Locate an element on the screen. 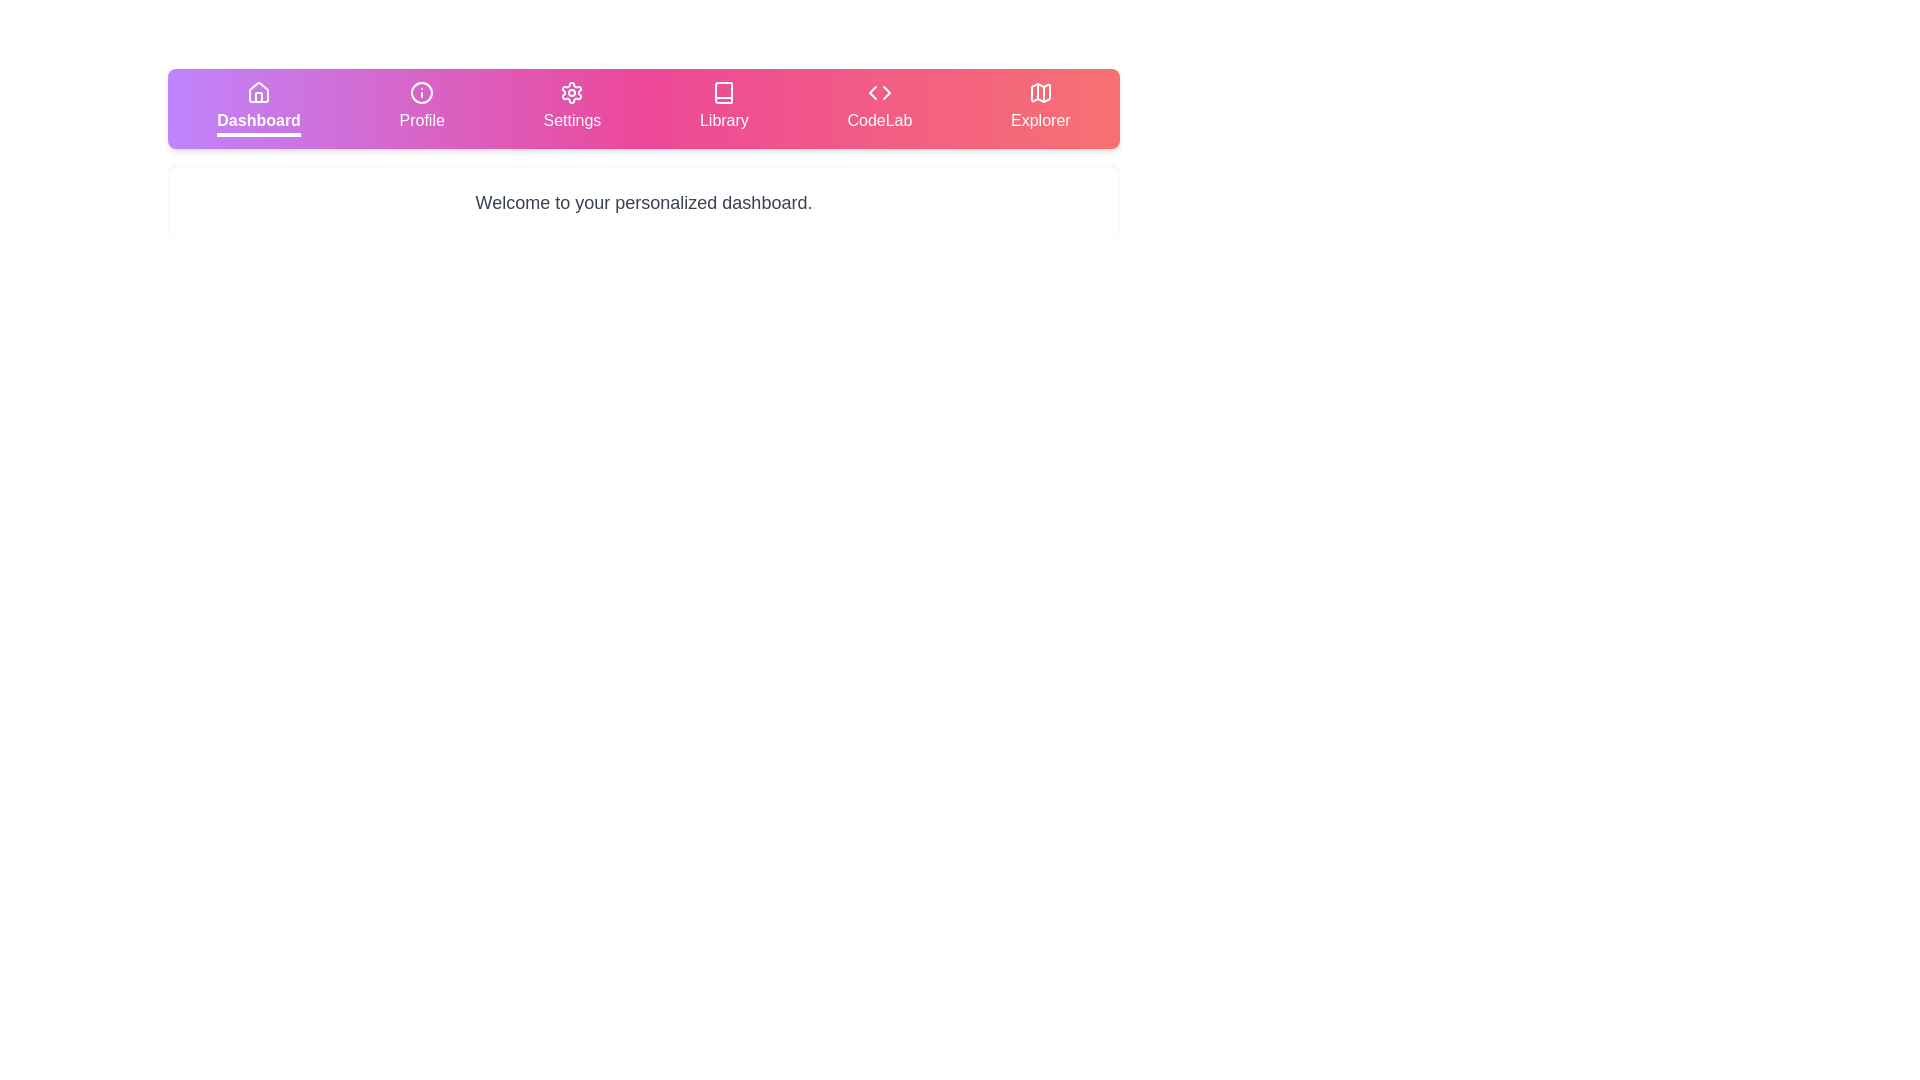 Image resolution: width=1920 pixels, height=1080 pixels. the tab labeled Profile to display its content is located at coordinates (421, 108).